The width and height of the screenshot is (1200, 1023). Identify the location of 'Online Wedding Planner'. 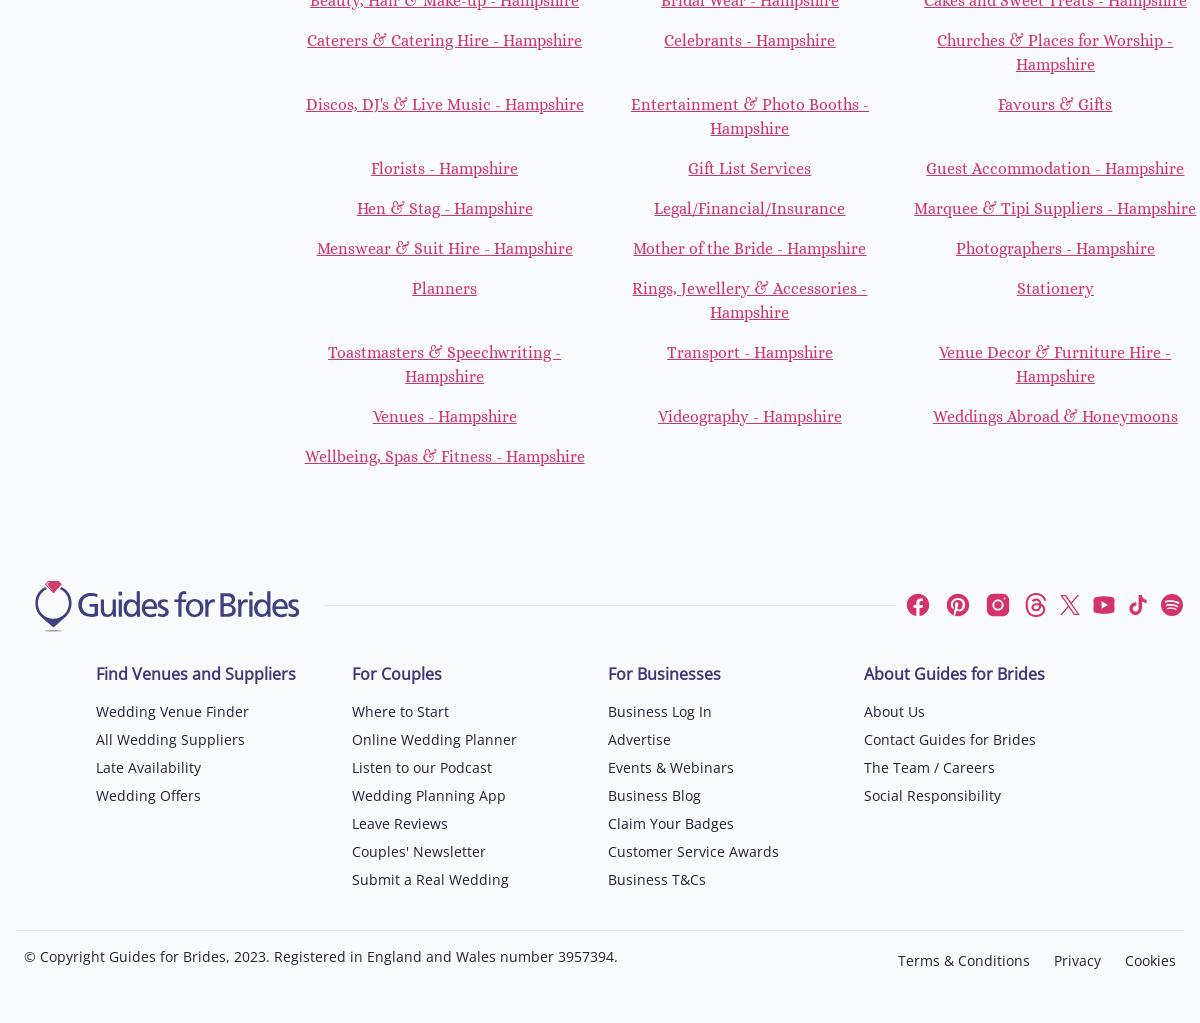
(434, 738).